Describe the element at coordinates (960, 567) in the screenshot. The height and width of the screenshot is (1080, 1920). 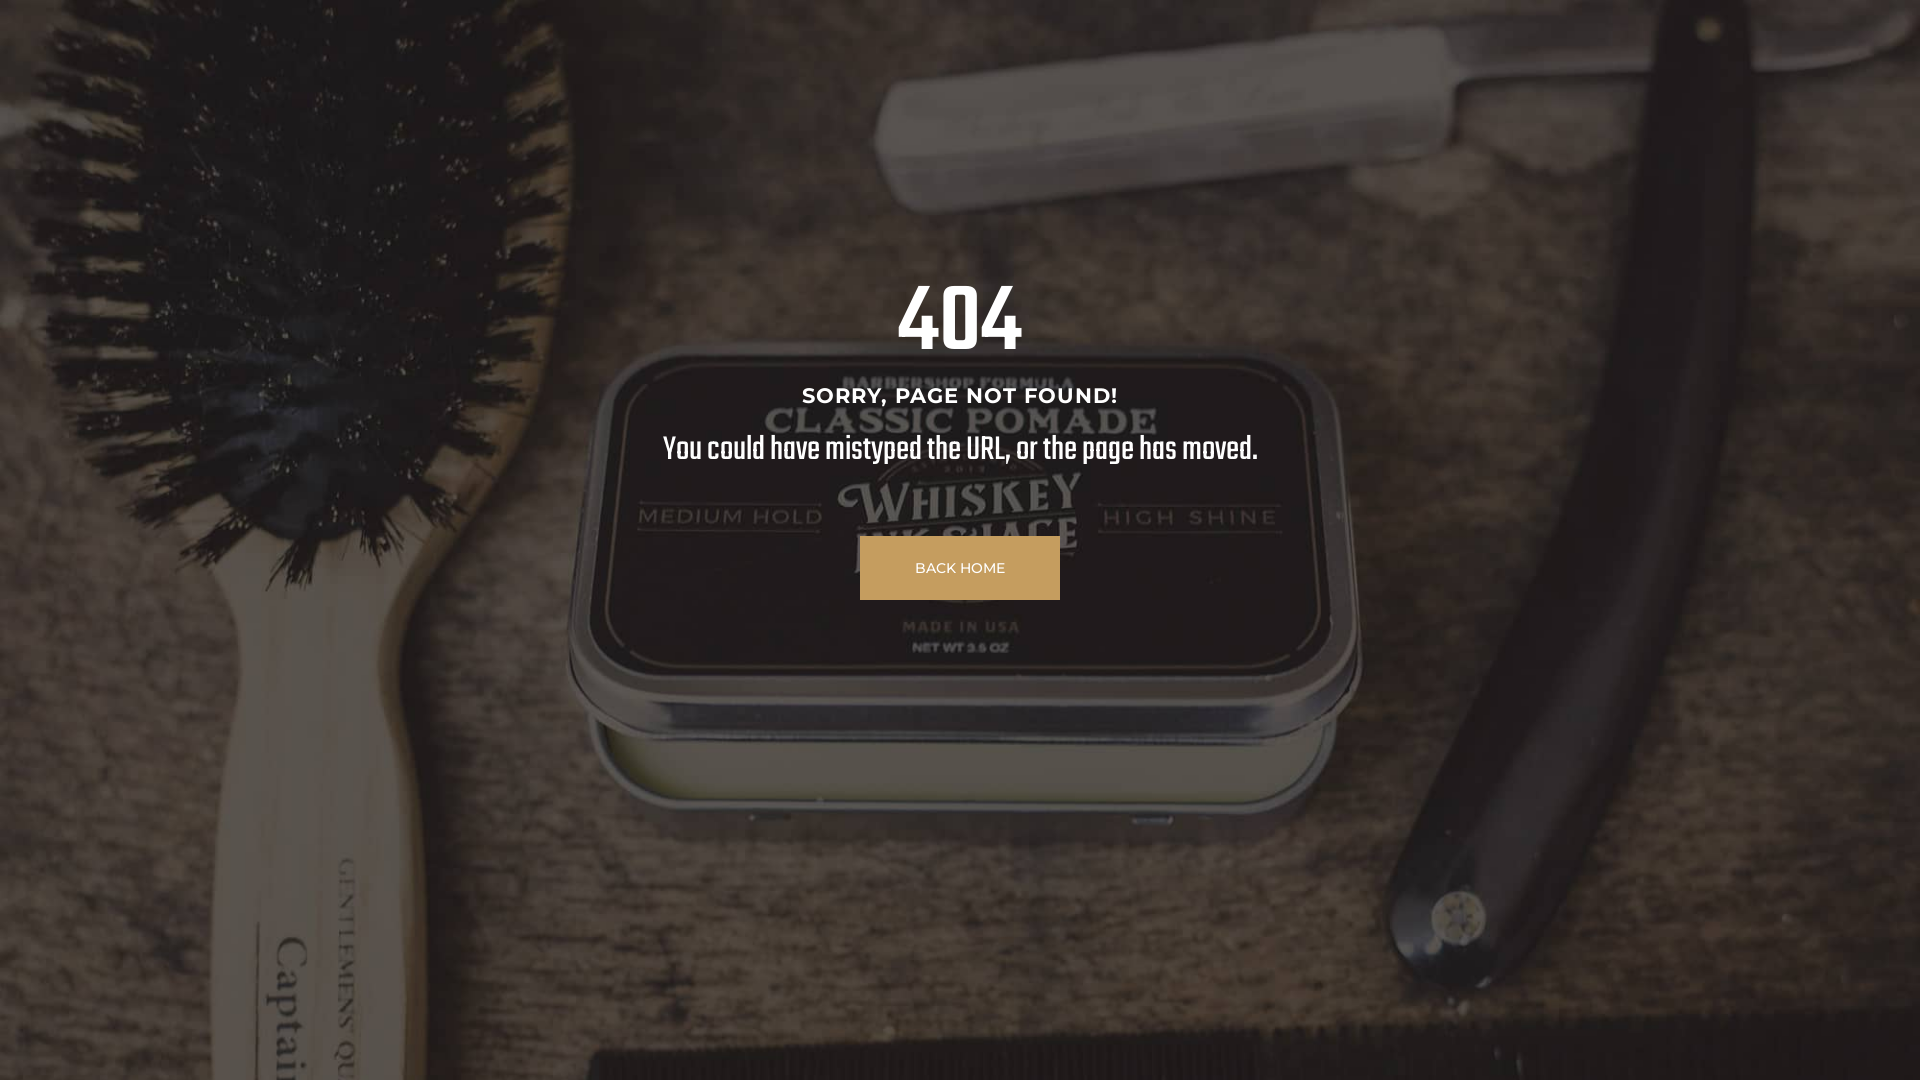
I see `'BACK HOME'` at that location.